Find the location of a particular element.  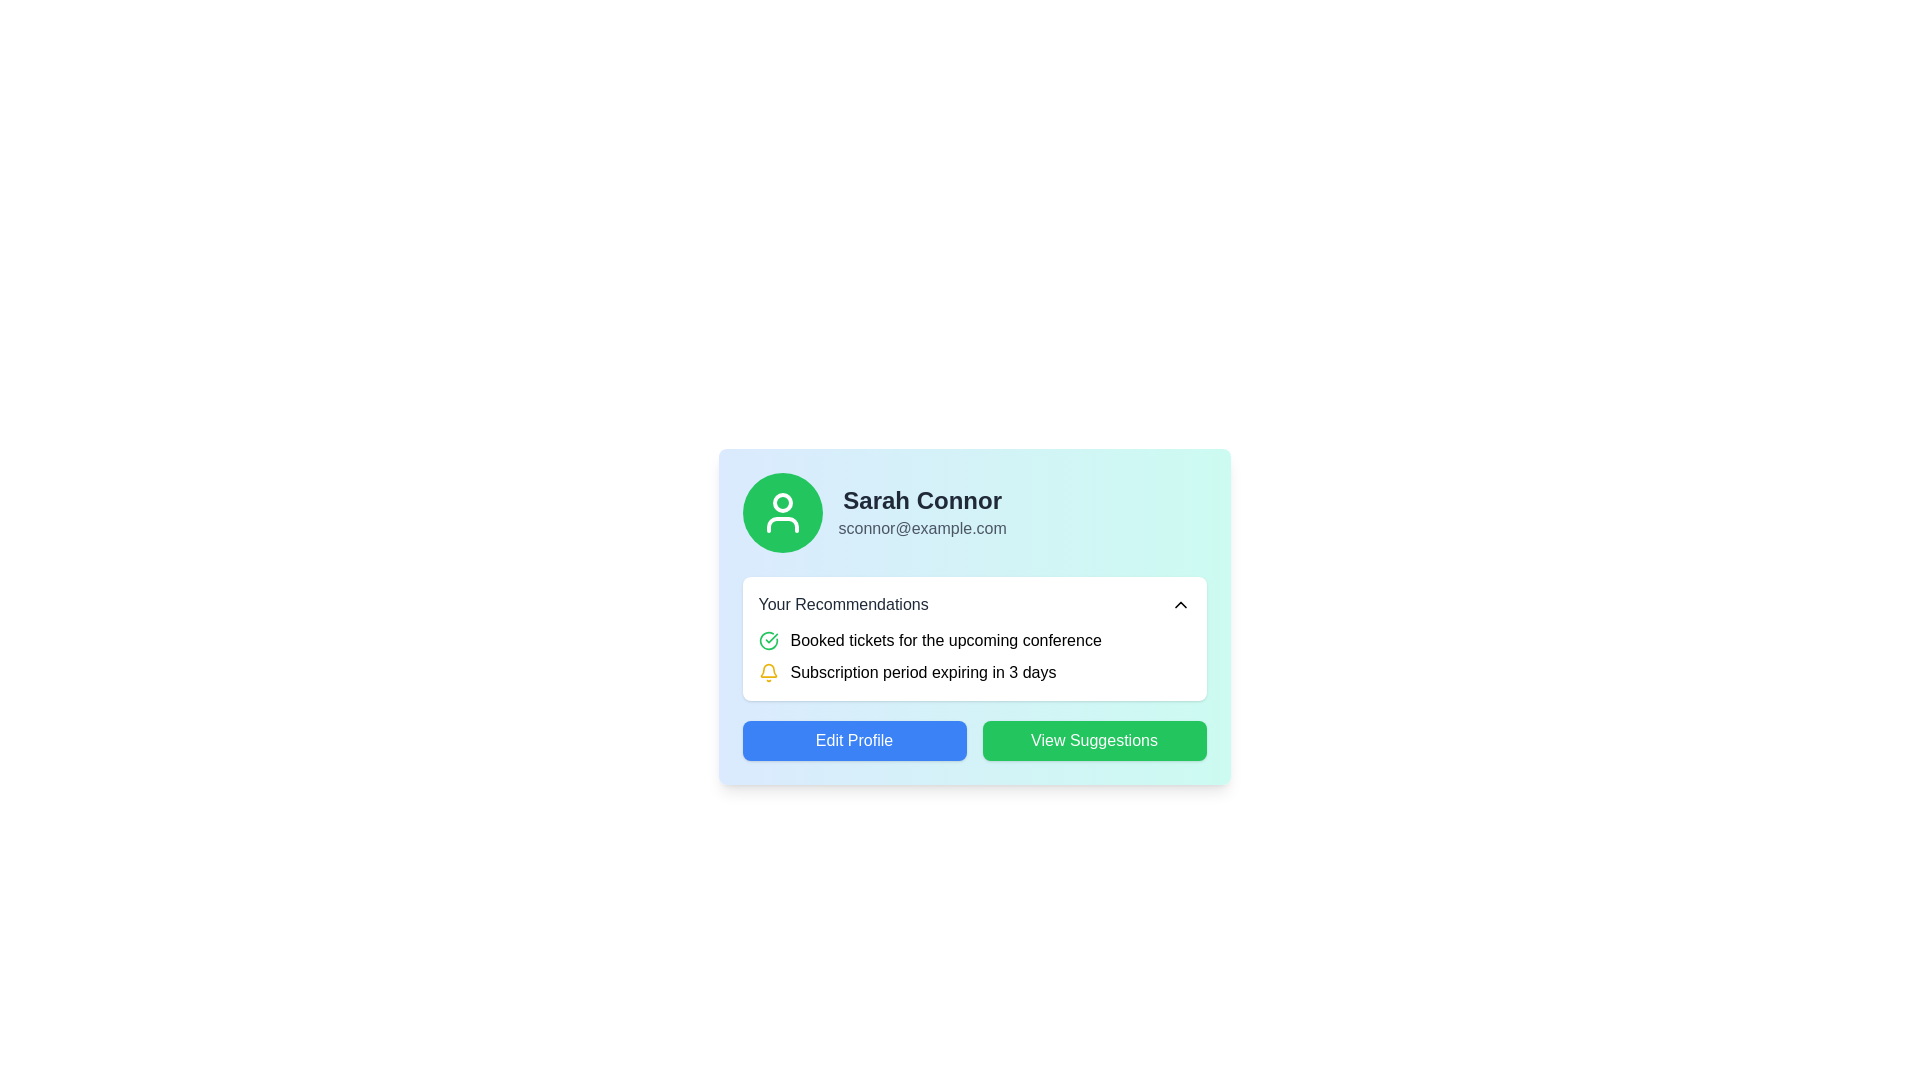

notification content stating 'Subscription period expiring in 3 days', which is the second item in the recommendations list under 'Your Recommendations' is located at coordinates (974, 672).